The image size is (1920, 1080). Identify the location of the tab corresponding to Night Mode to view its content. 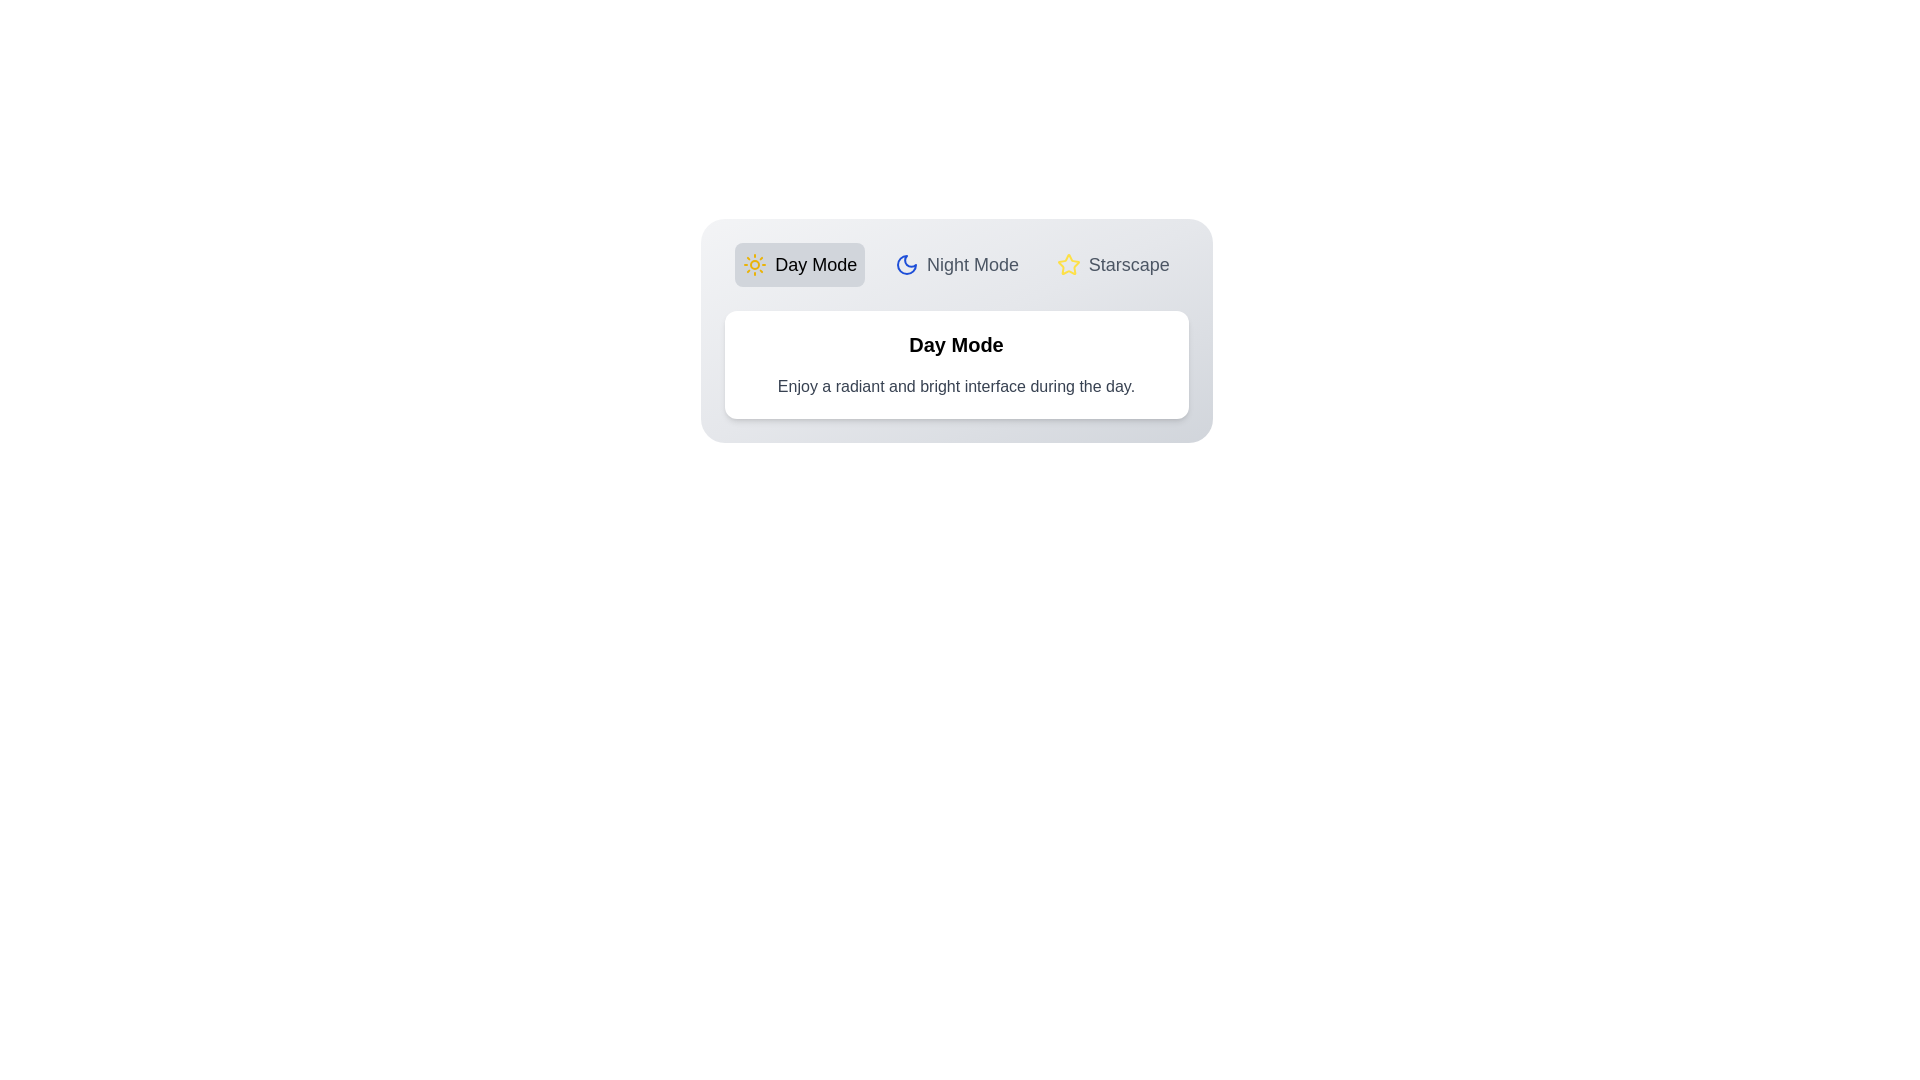
(955, 264).